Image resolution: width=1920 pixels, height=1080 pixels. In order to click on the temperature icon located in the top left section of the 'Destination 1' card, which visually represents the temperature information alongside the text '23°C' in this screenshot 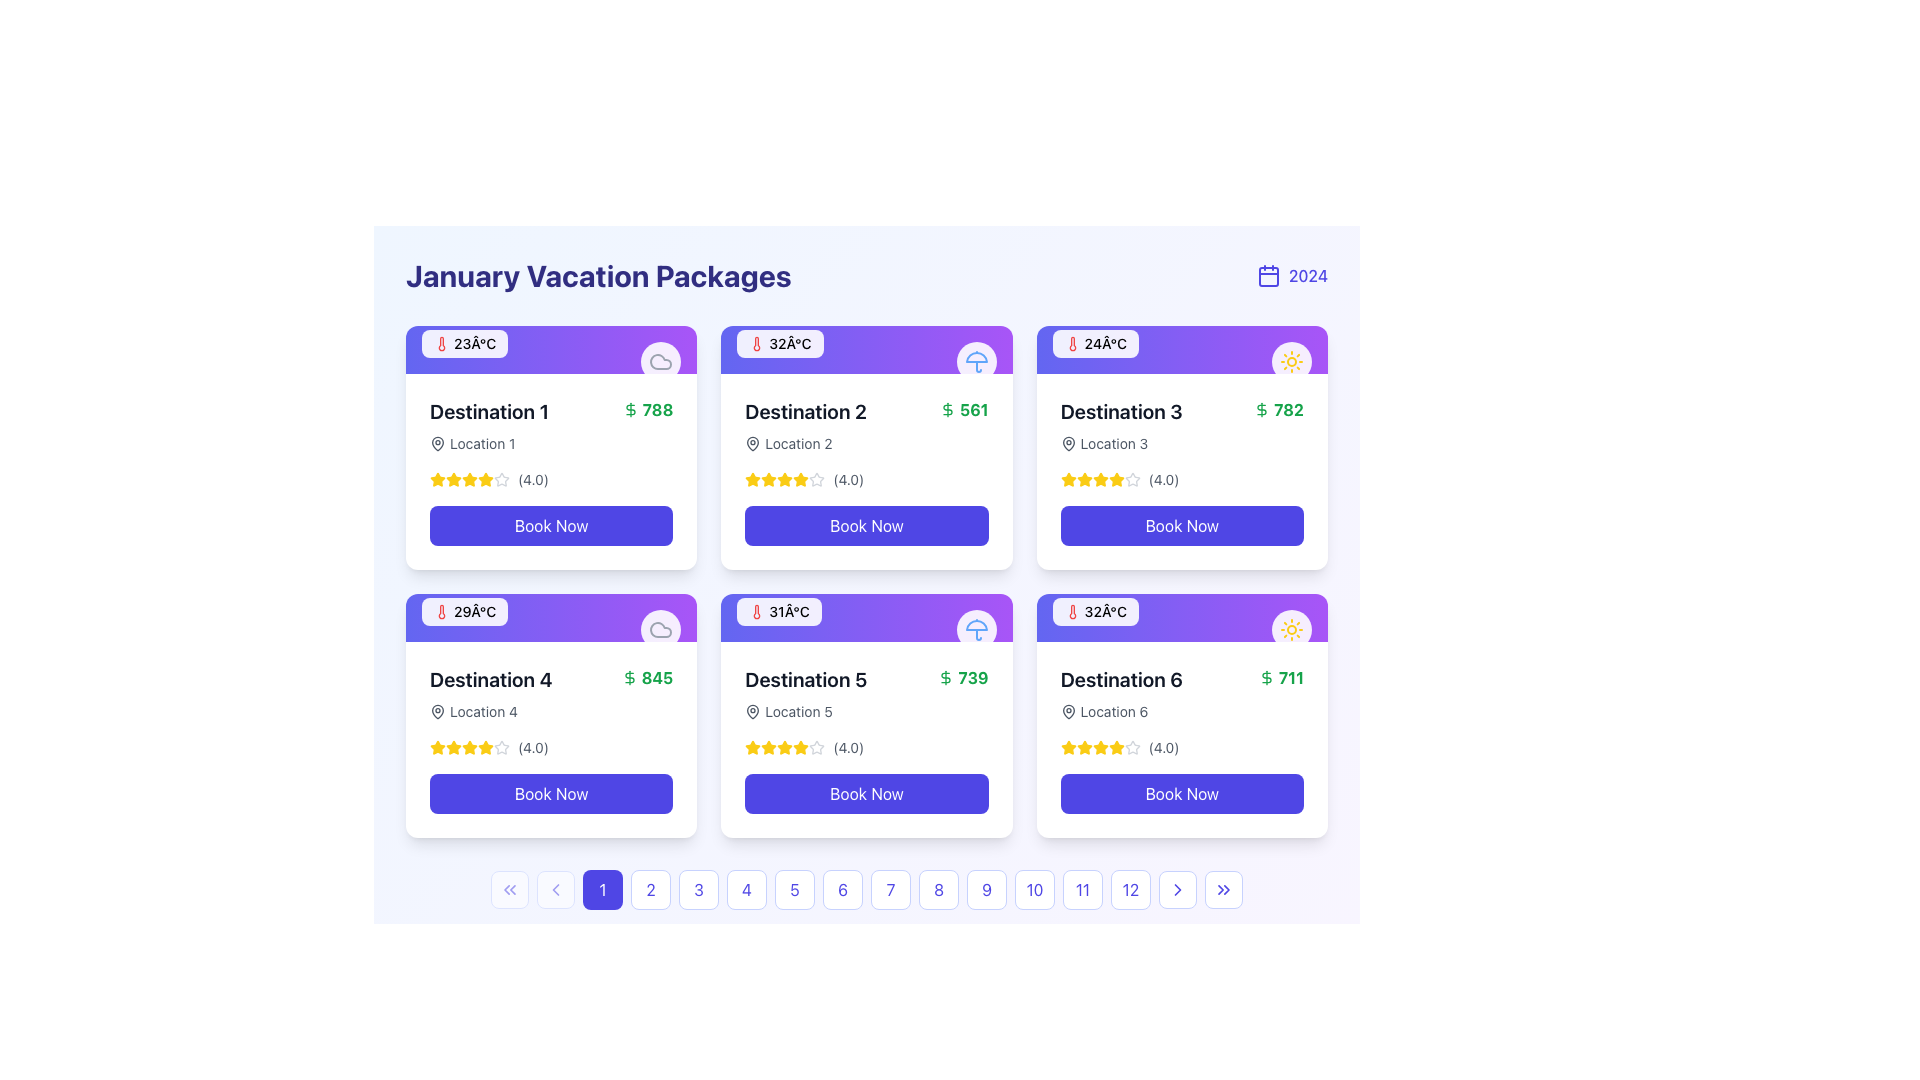, I will do `click(440, 342)`.